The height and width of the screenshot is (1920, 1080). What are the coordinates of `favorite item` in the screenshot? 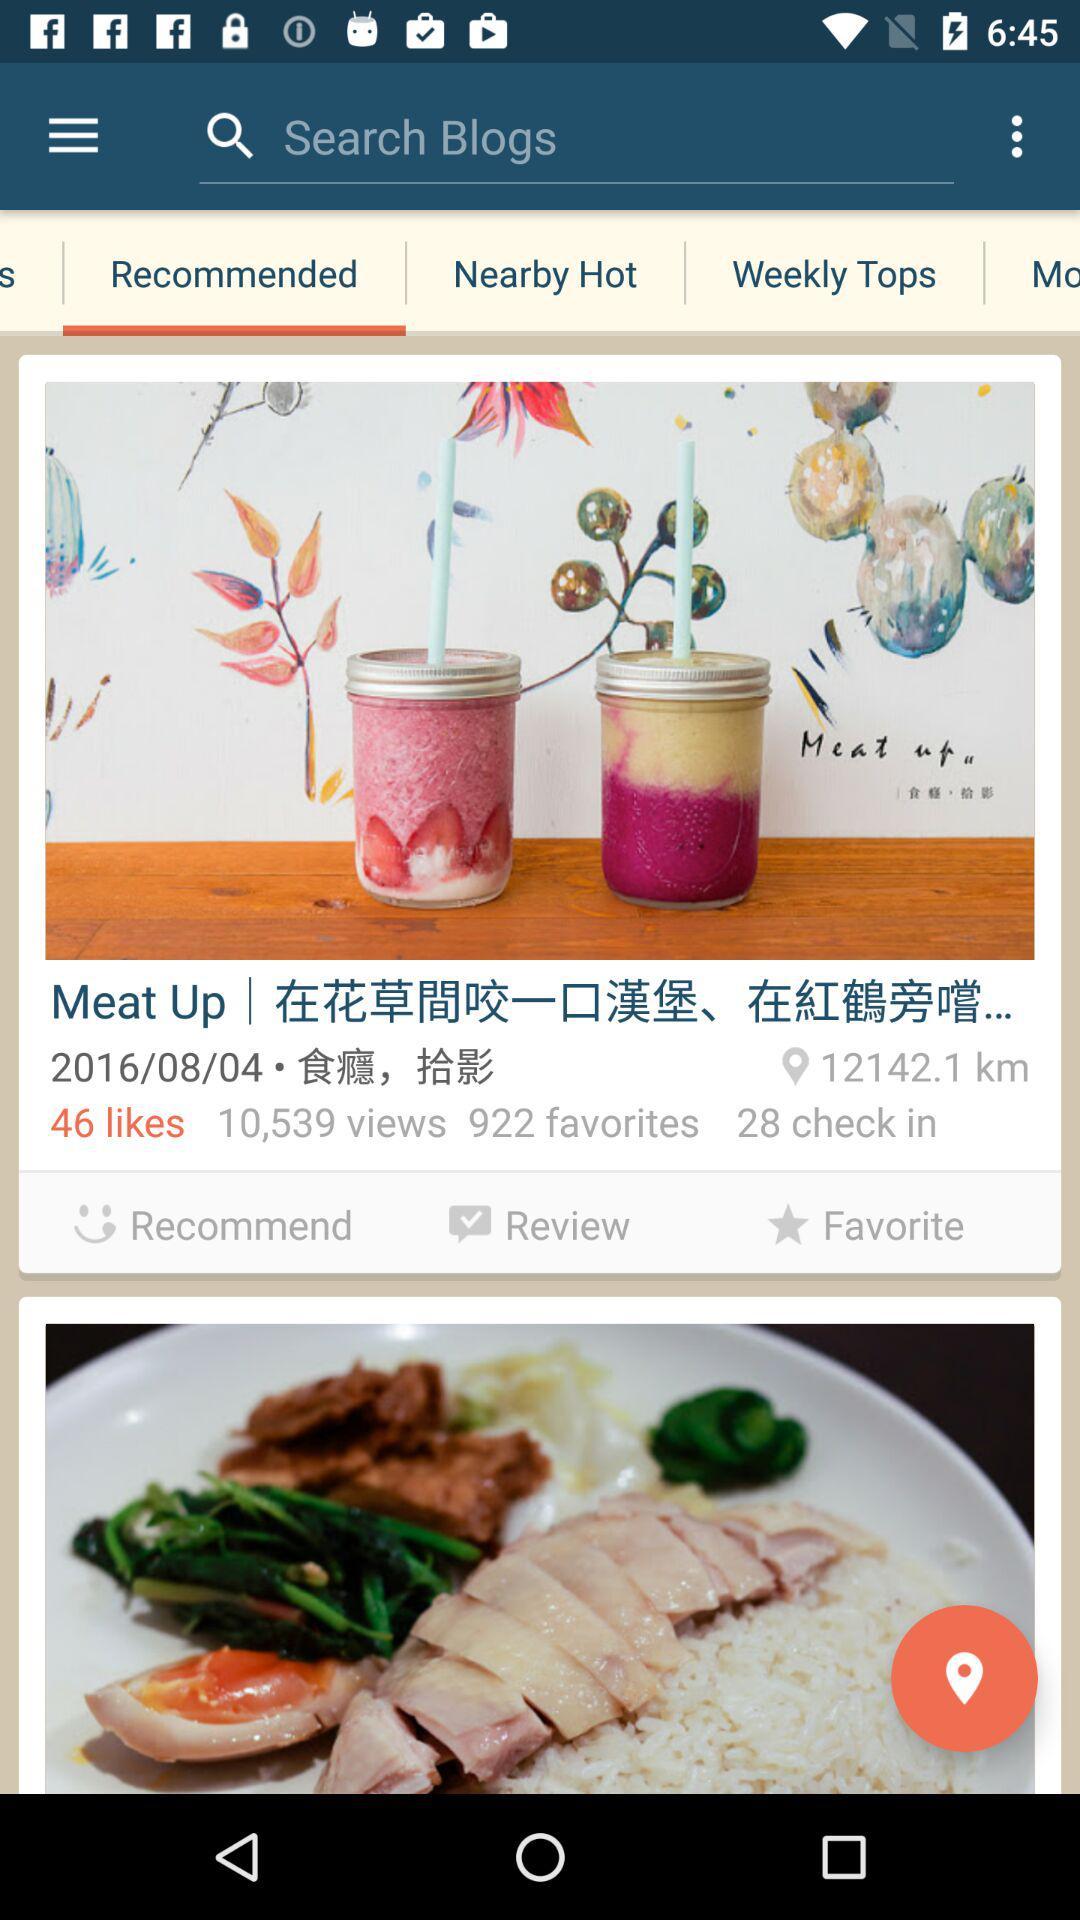 It's located at (864, 1223).